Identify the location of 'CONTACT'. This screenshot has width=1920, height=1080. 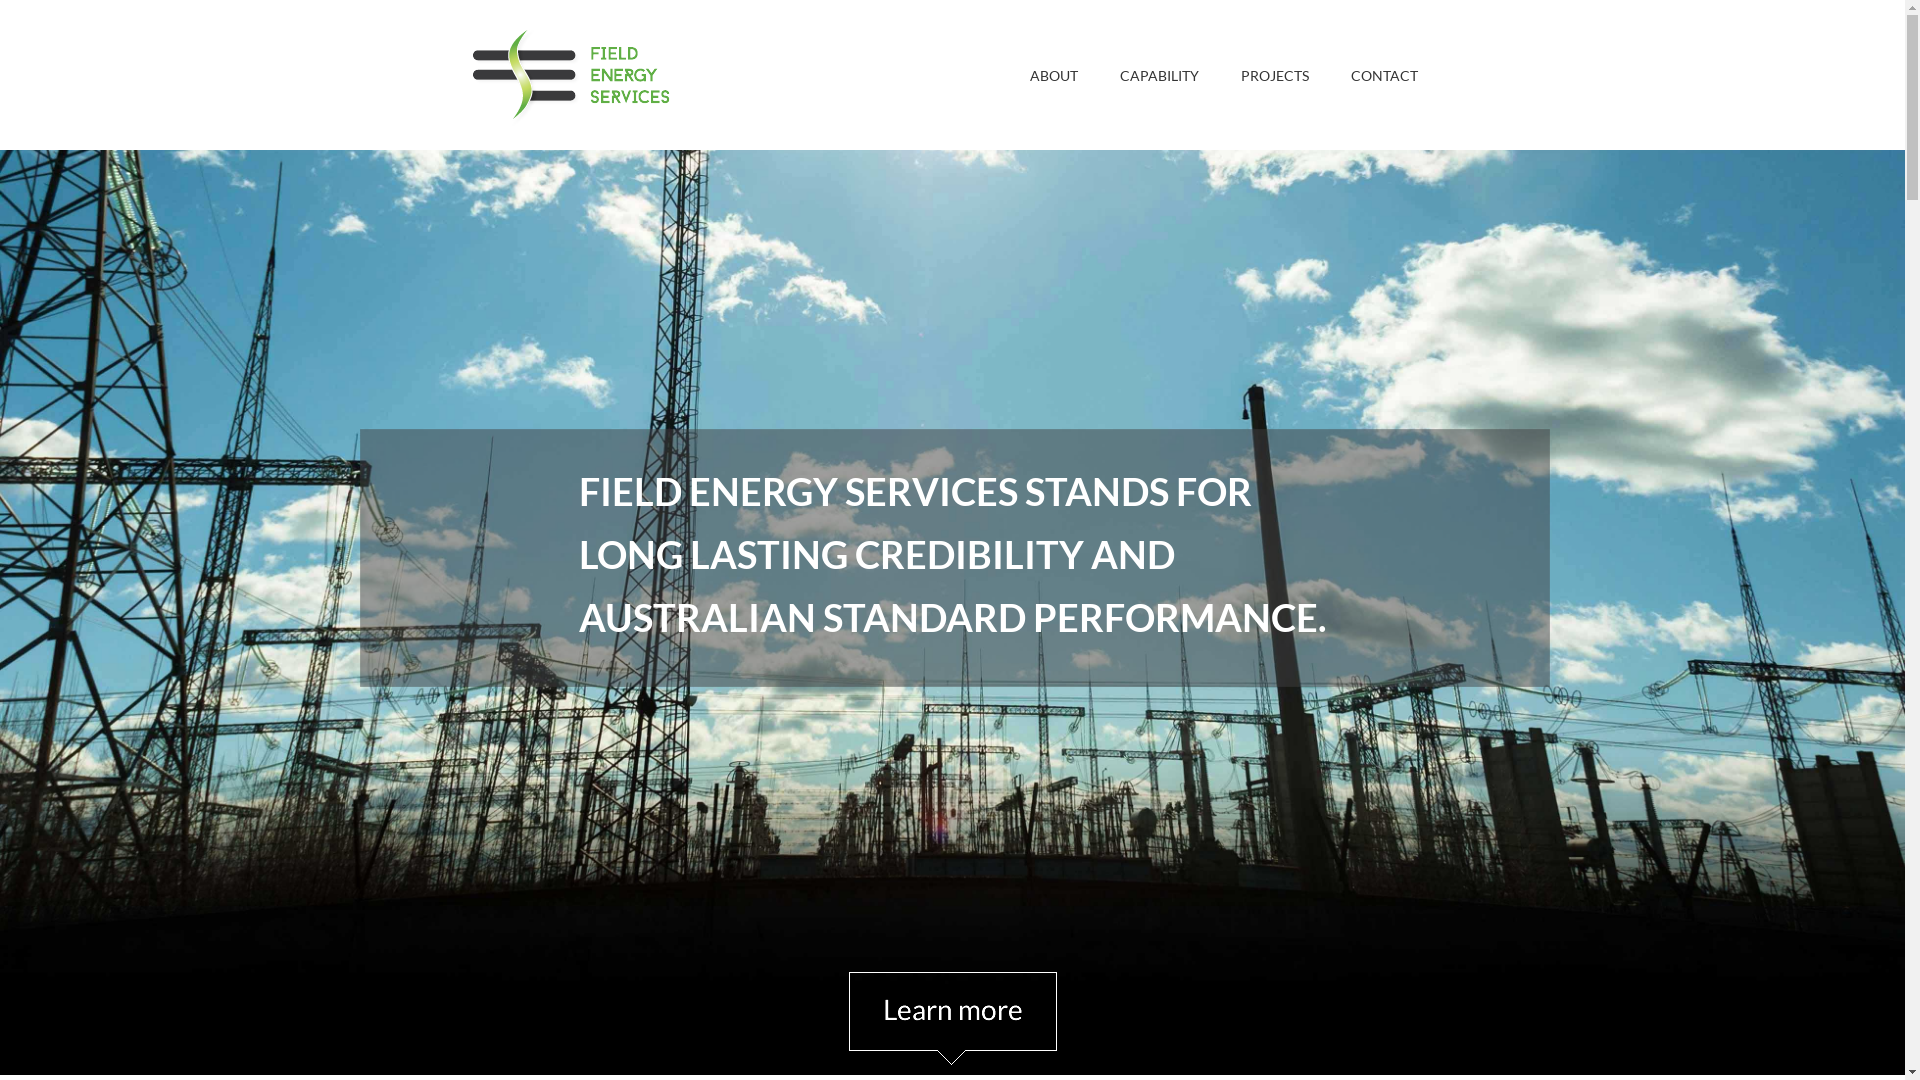
(1383, 73).